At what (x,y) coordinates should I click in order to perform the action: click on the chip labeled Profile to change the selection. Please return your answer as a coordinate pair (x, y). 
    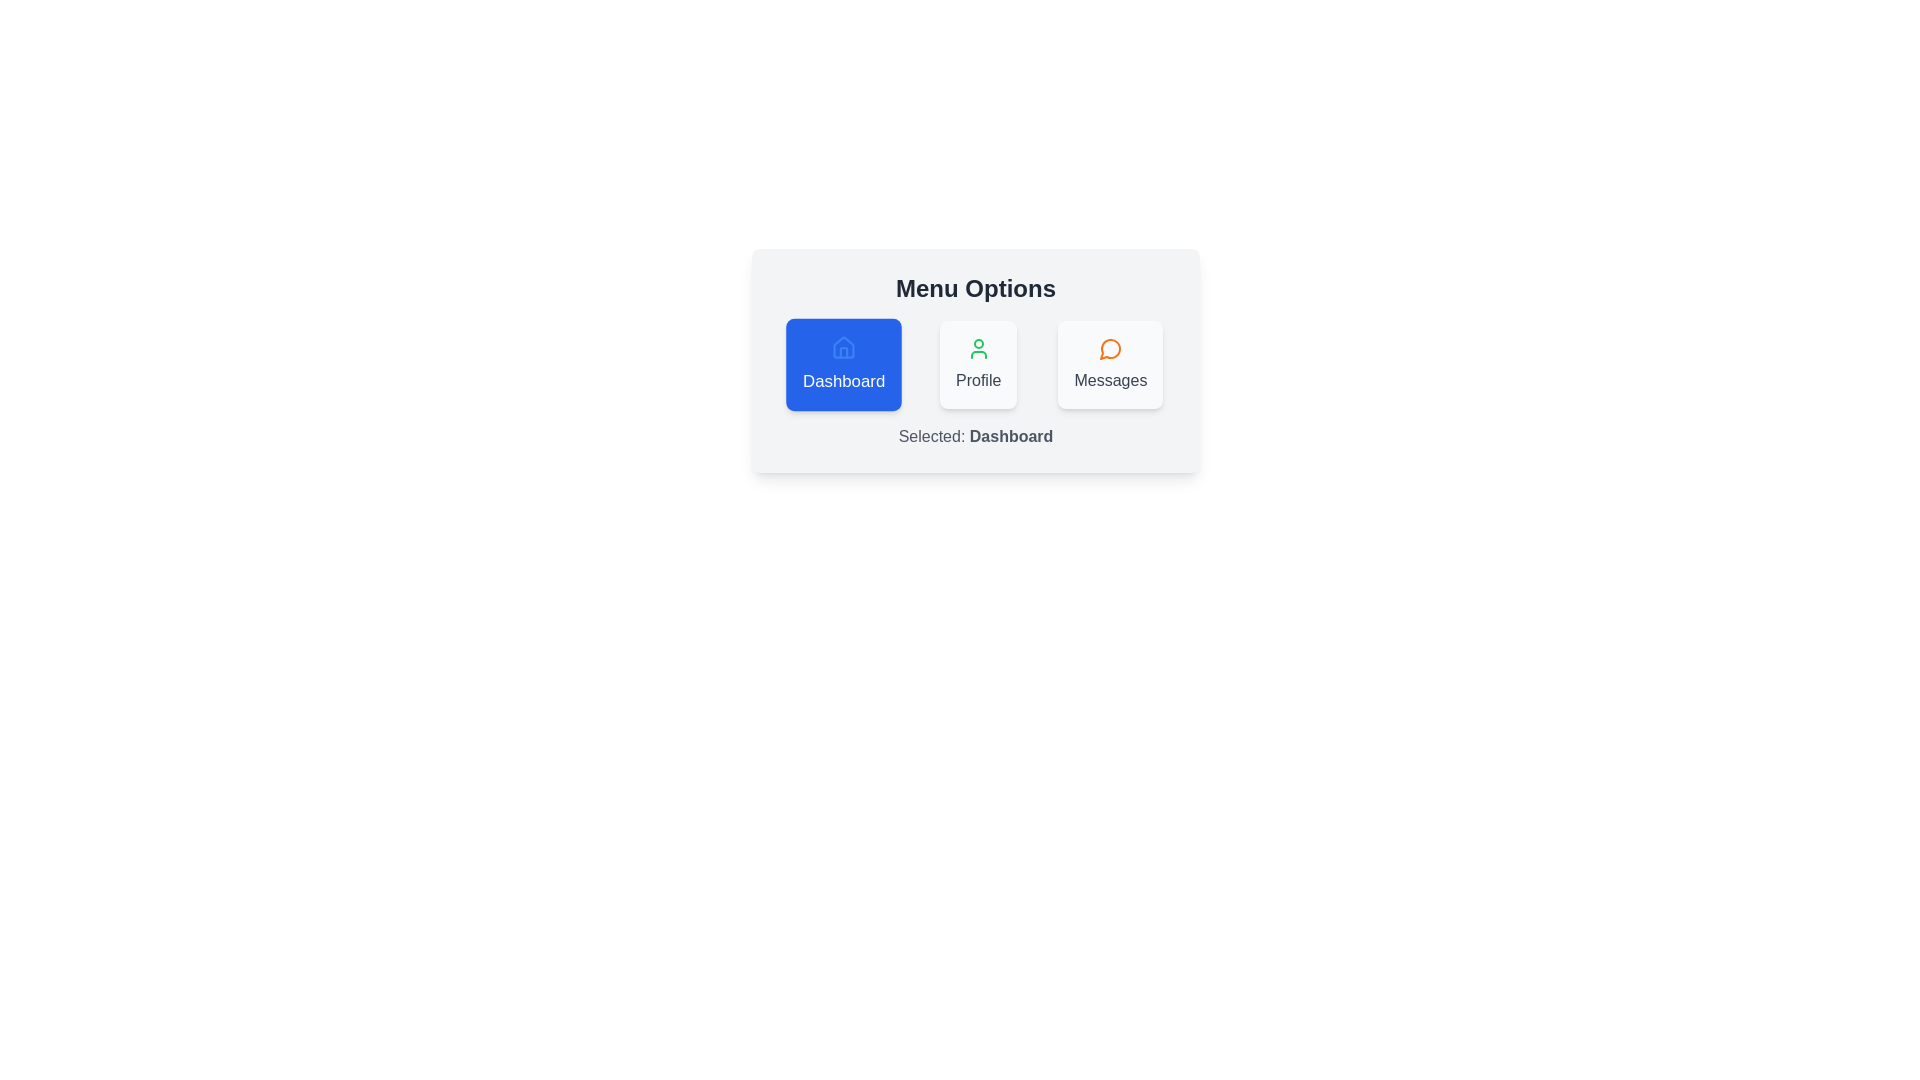
    Looking at the image, I should click on (978, 365).